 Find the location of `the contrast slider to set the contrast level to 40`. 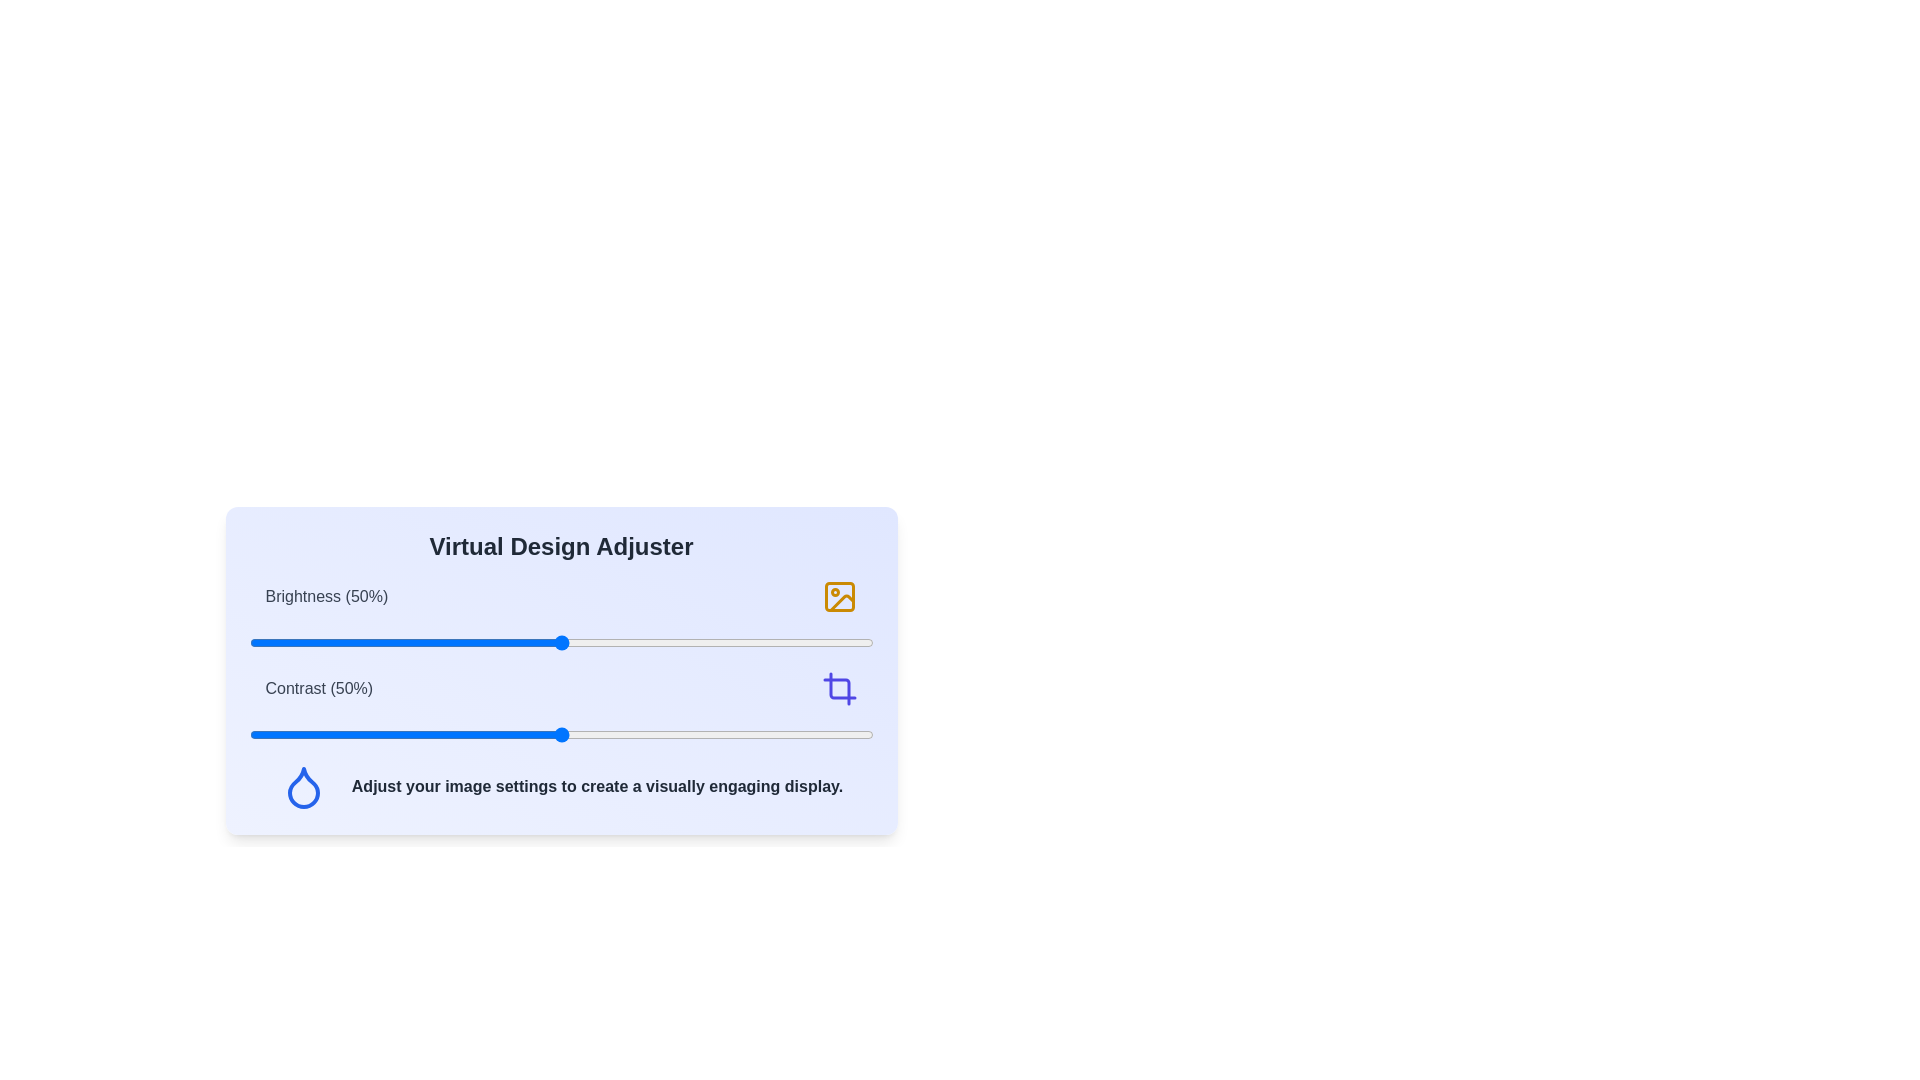

the contrast slider to set the contrast level to 40 is located at coordinates (499, 735).